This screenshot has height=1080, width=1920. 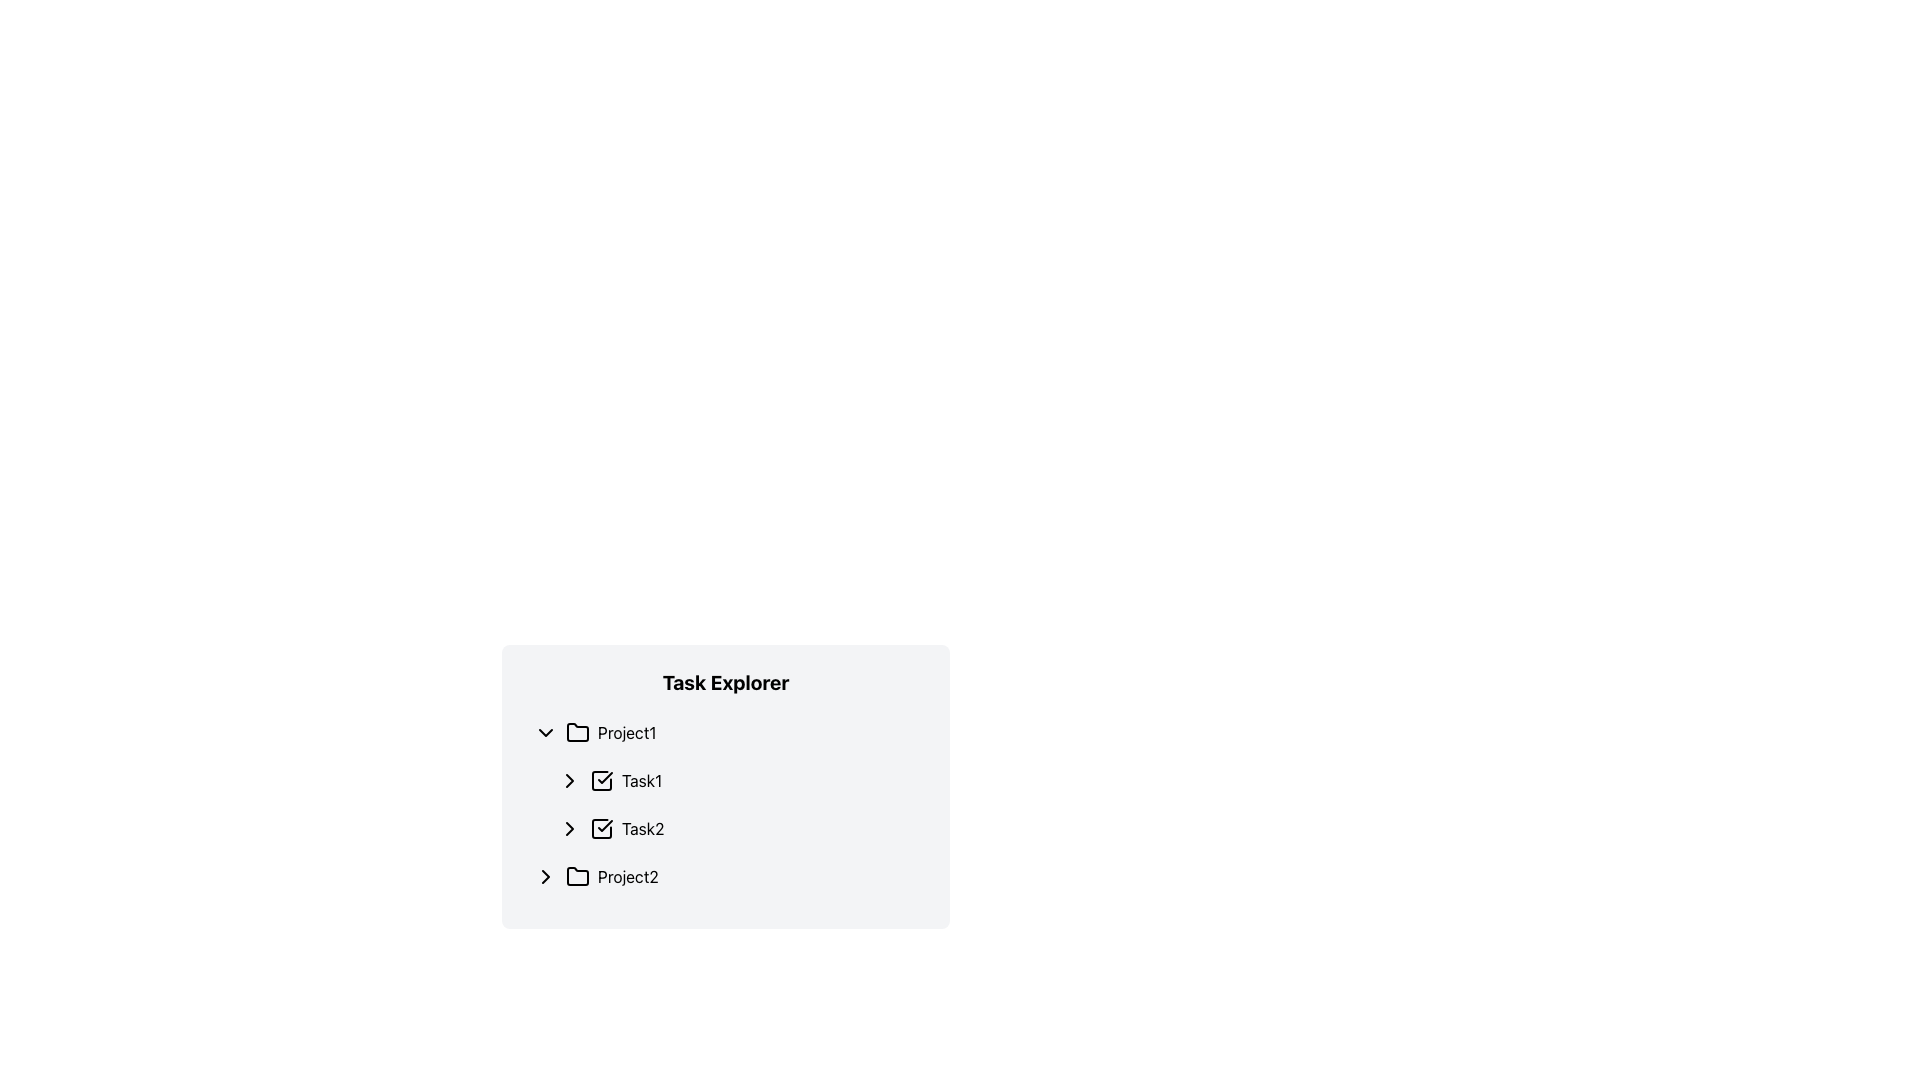 I want to click on the right-pointing chevron icon for 'Project2' in the 'Task Explorer' section to prepare for keyboard interaction, so click(x=546, y=875).